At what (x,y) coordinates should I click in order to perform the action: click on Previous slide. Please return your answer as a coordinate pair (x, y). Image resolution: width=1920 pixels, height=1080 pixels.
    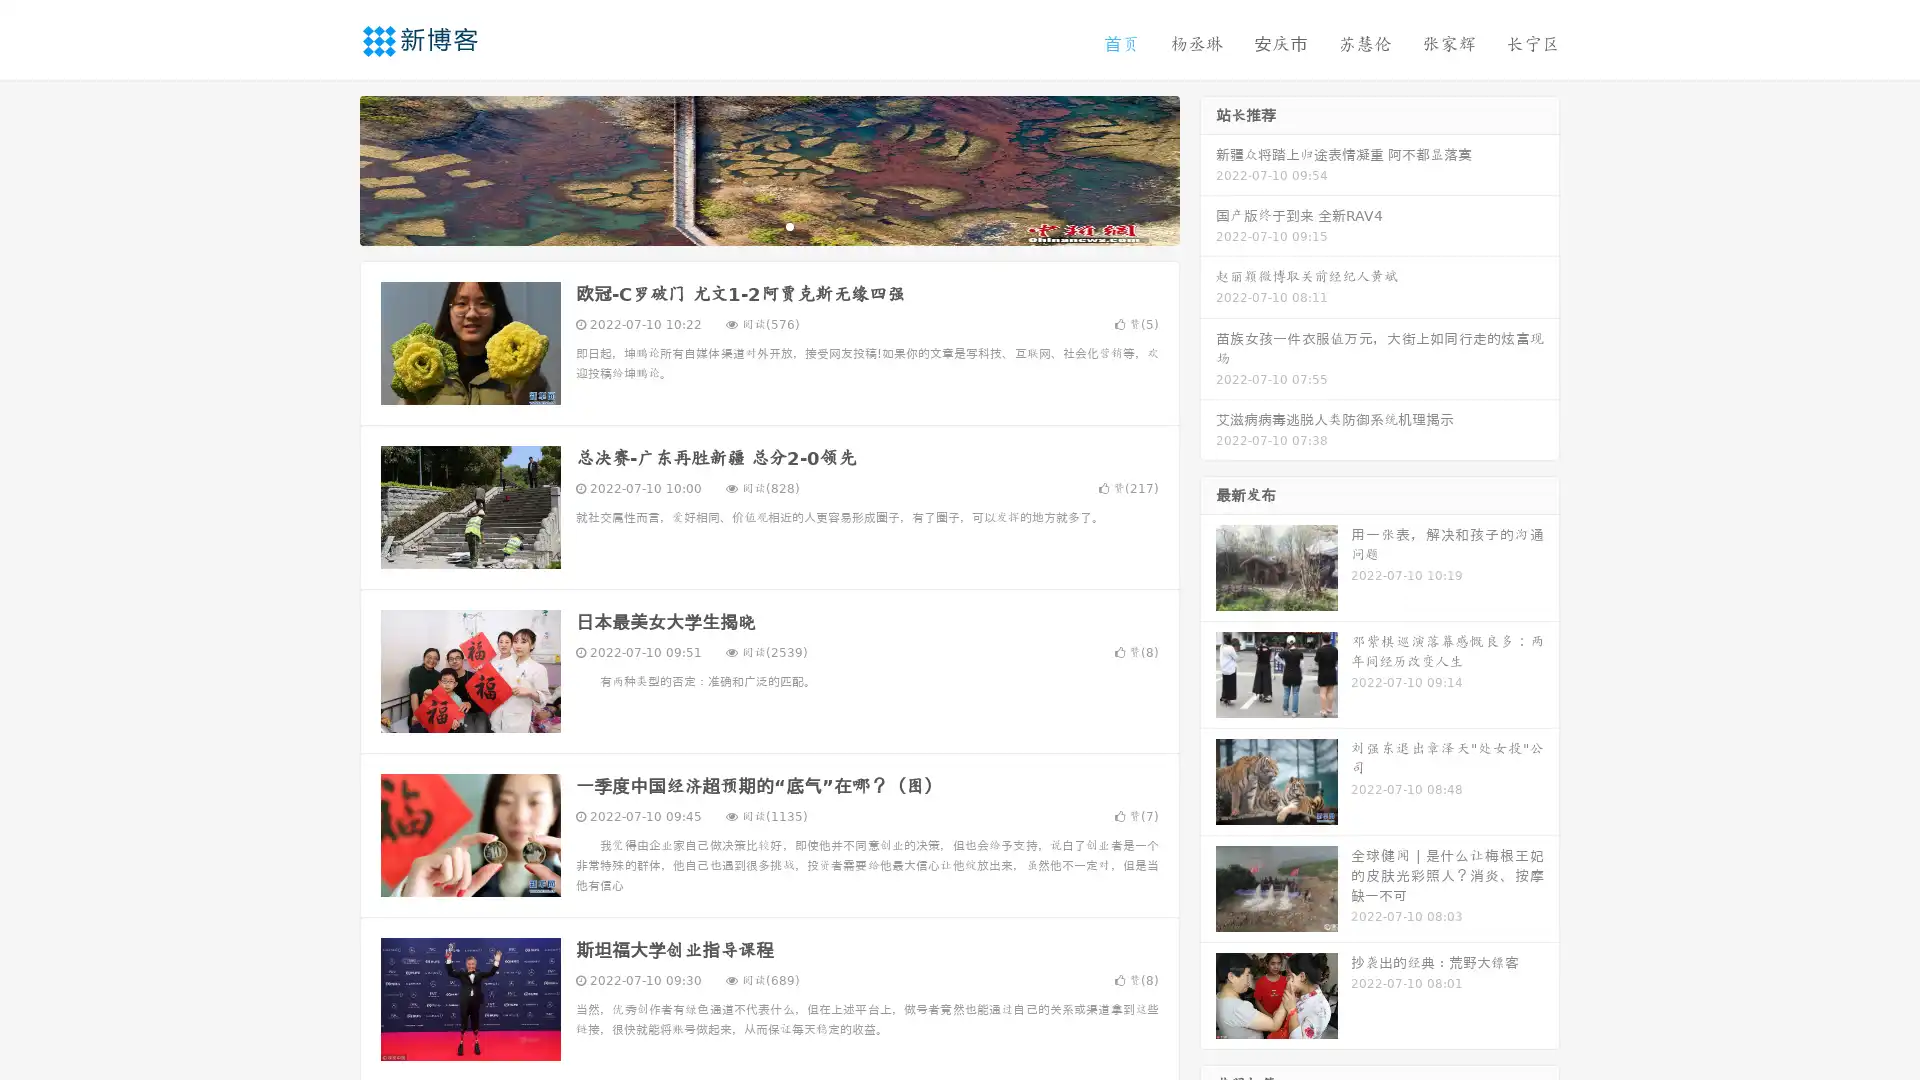
    Looking at the image, I should click on (330, 168).